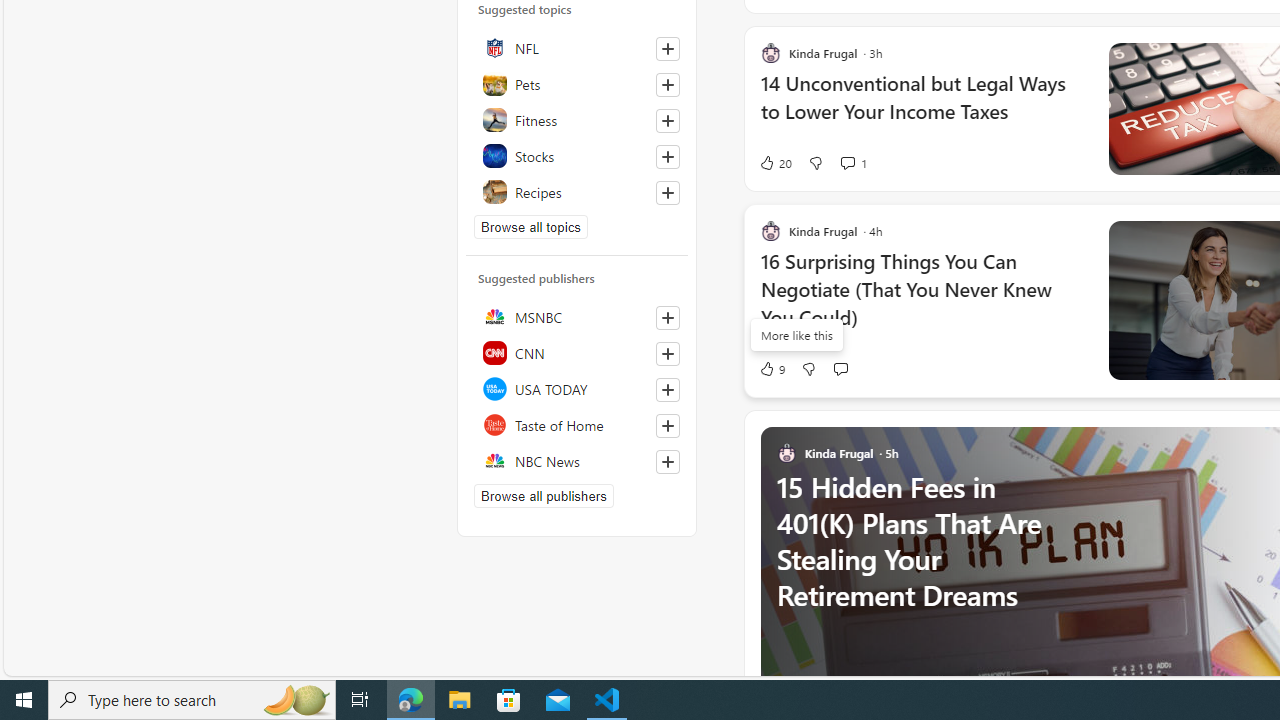  Describe the element at coordinates (840, 368) in the screenshot. I see `'Start the conversation'` at that location.